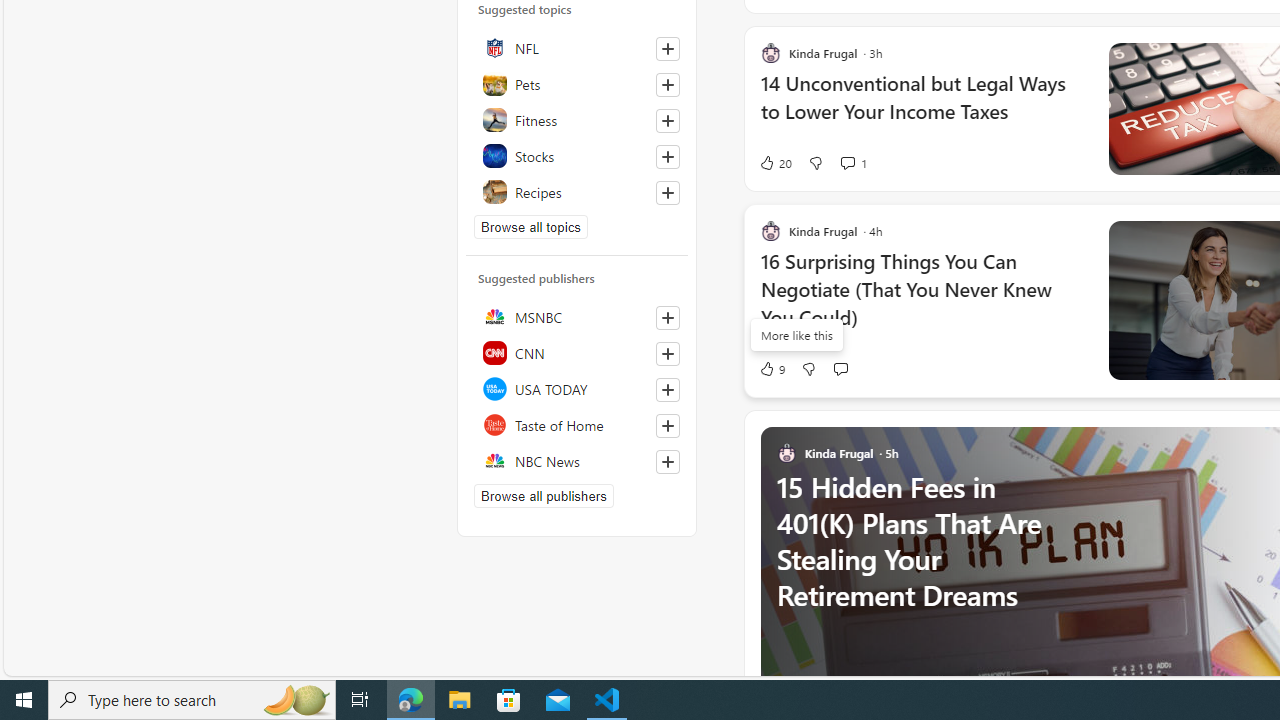  Describe the element at coordinates (840, 368) in the screenshot. I see `'Start the conversation'` at that location.